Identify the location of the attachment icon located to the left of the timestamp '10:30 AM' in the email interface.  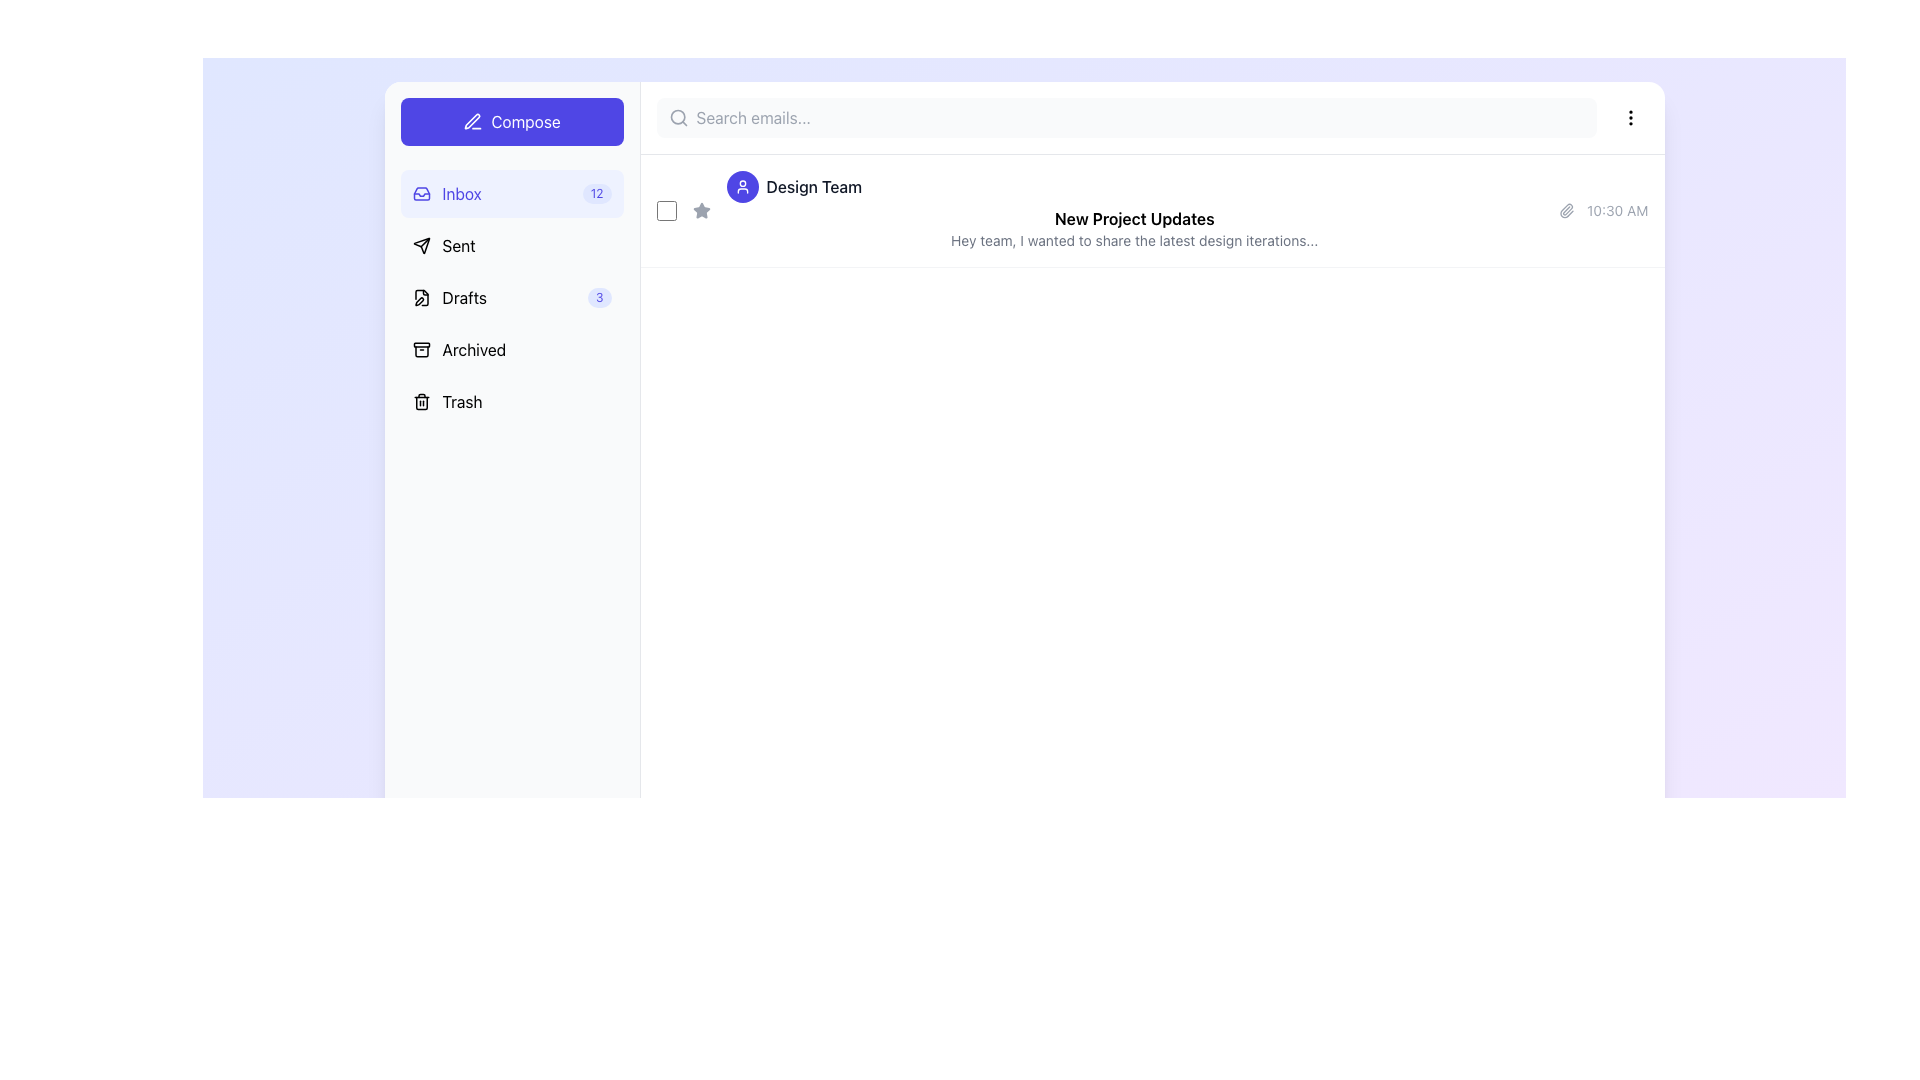
(1566, 211).